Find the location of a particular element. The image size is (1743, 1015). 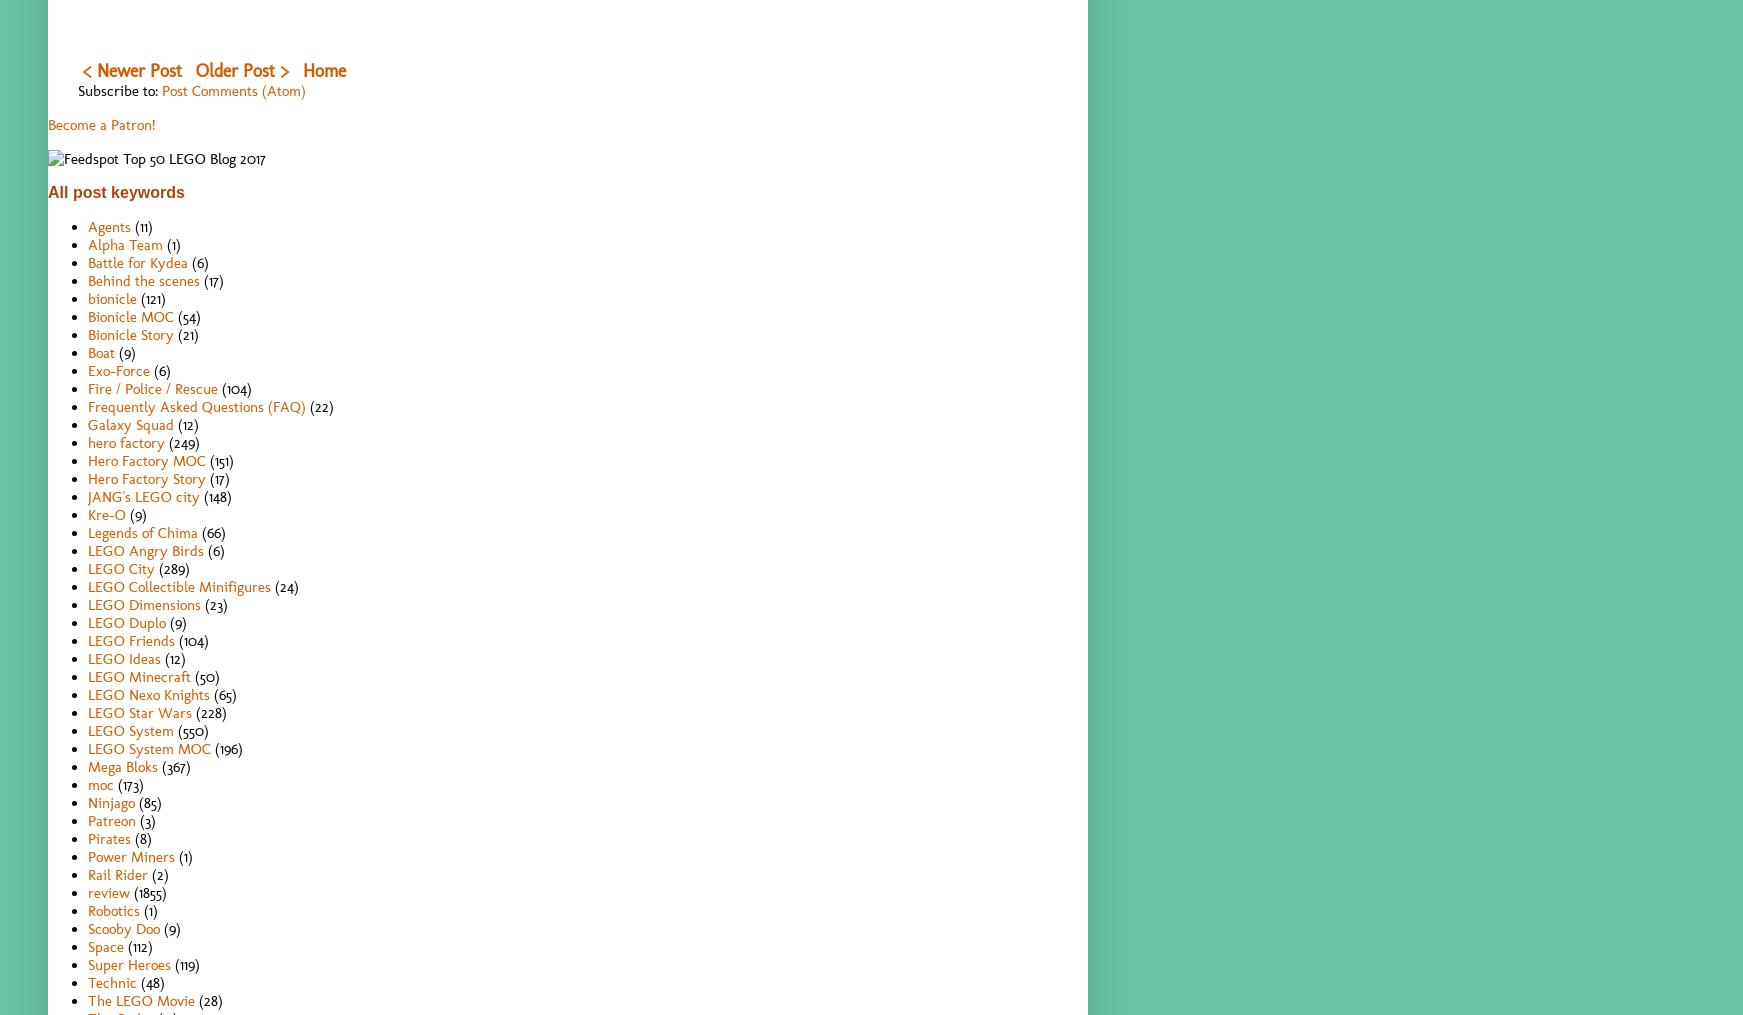

'Frequently Asked Questions (FAQ)' is located at coordinates (196, 406).